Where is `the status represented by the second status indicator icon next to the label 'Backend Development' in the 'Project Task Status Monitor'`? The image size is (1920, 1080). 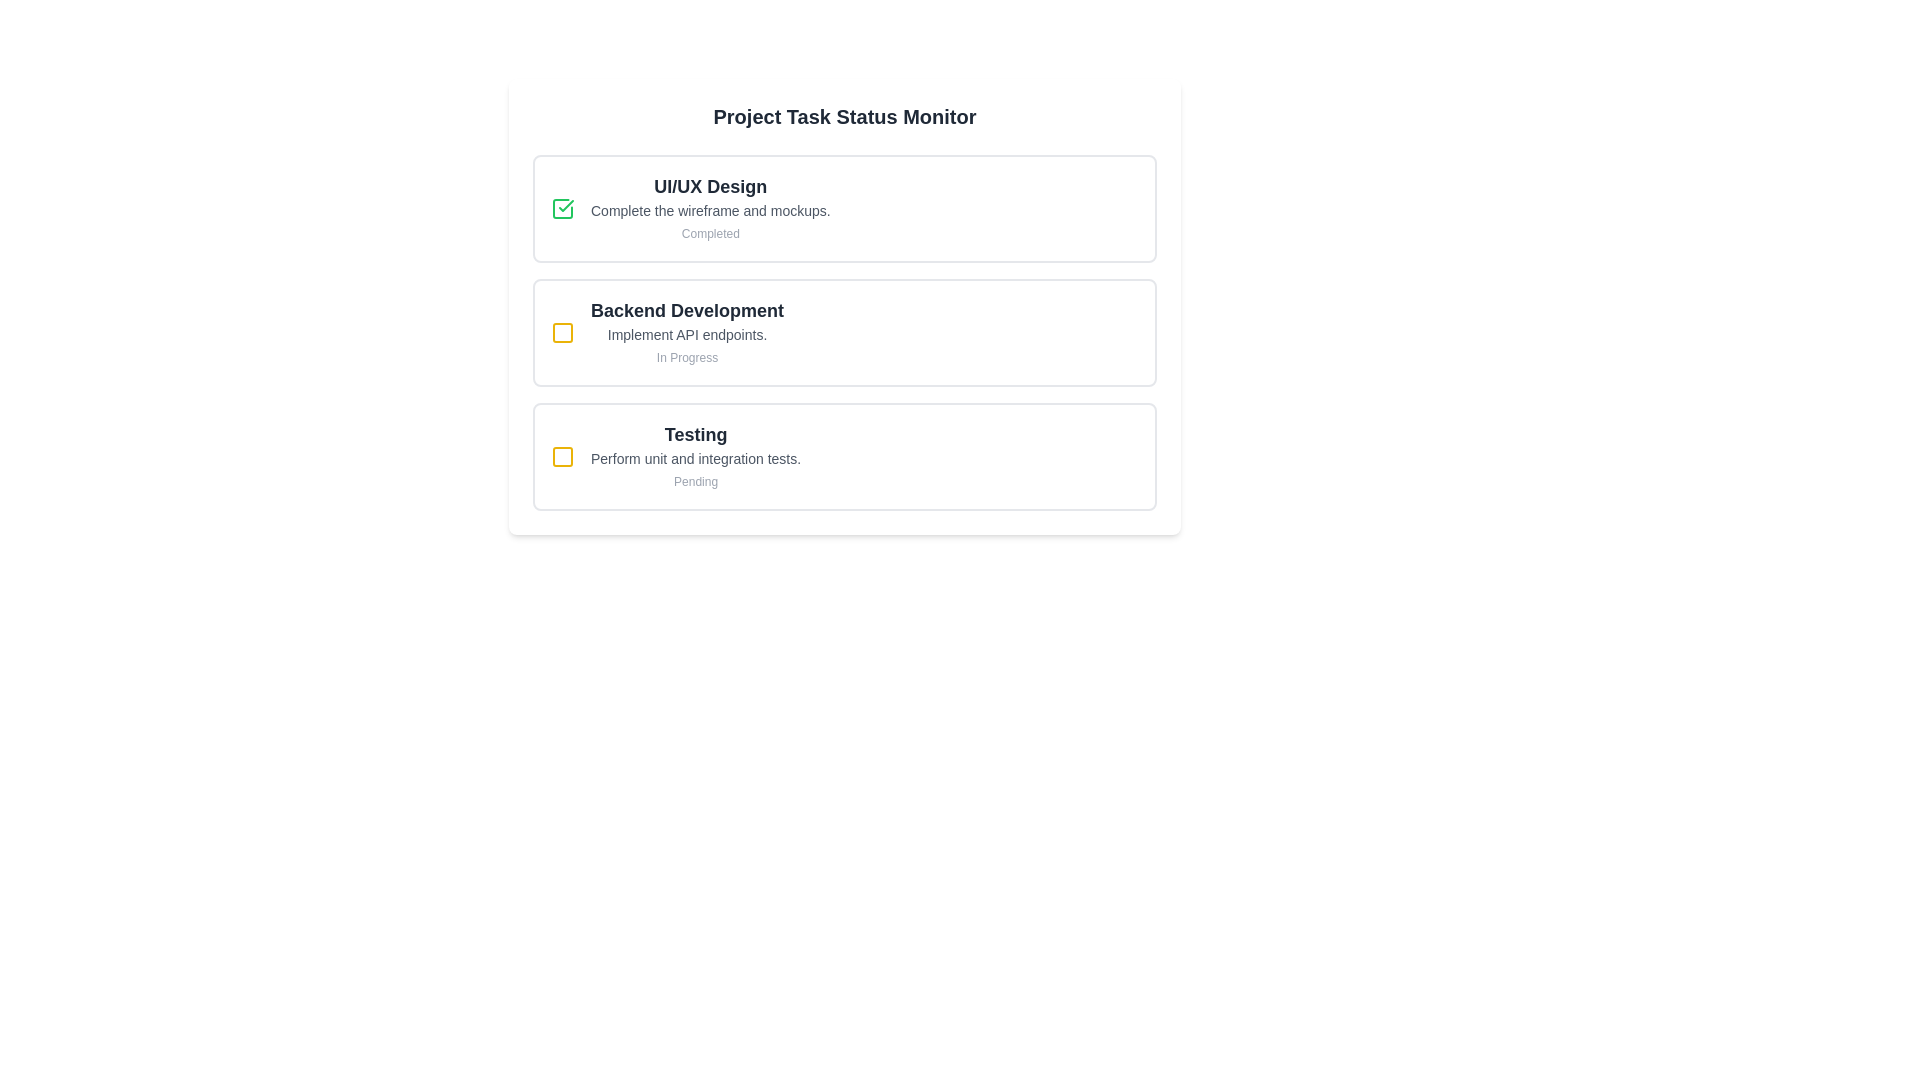 the status represented by the second status indicator icon next to the label 'Backend Development' in the 'Project Task Status Monitor' is located at coordinates (561, 456).